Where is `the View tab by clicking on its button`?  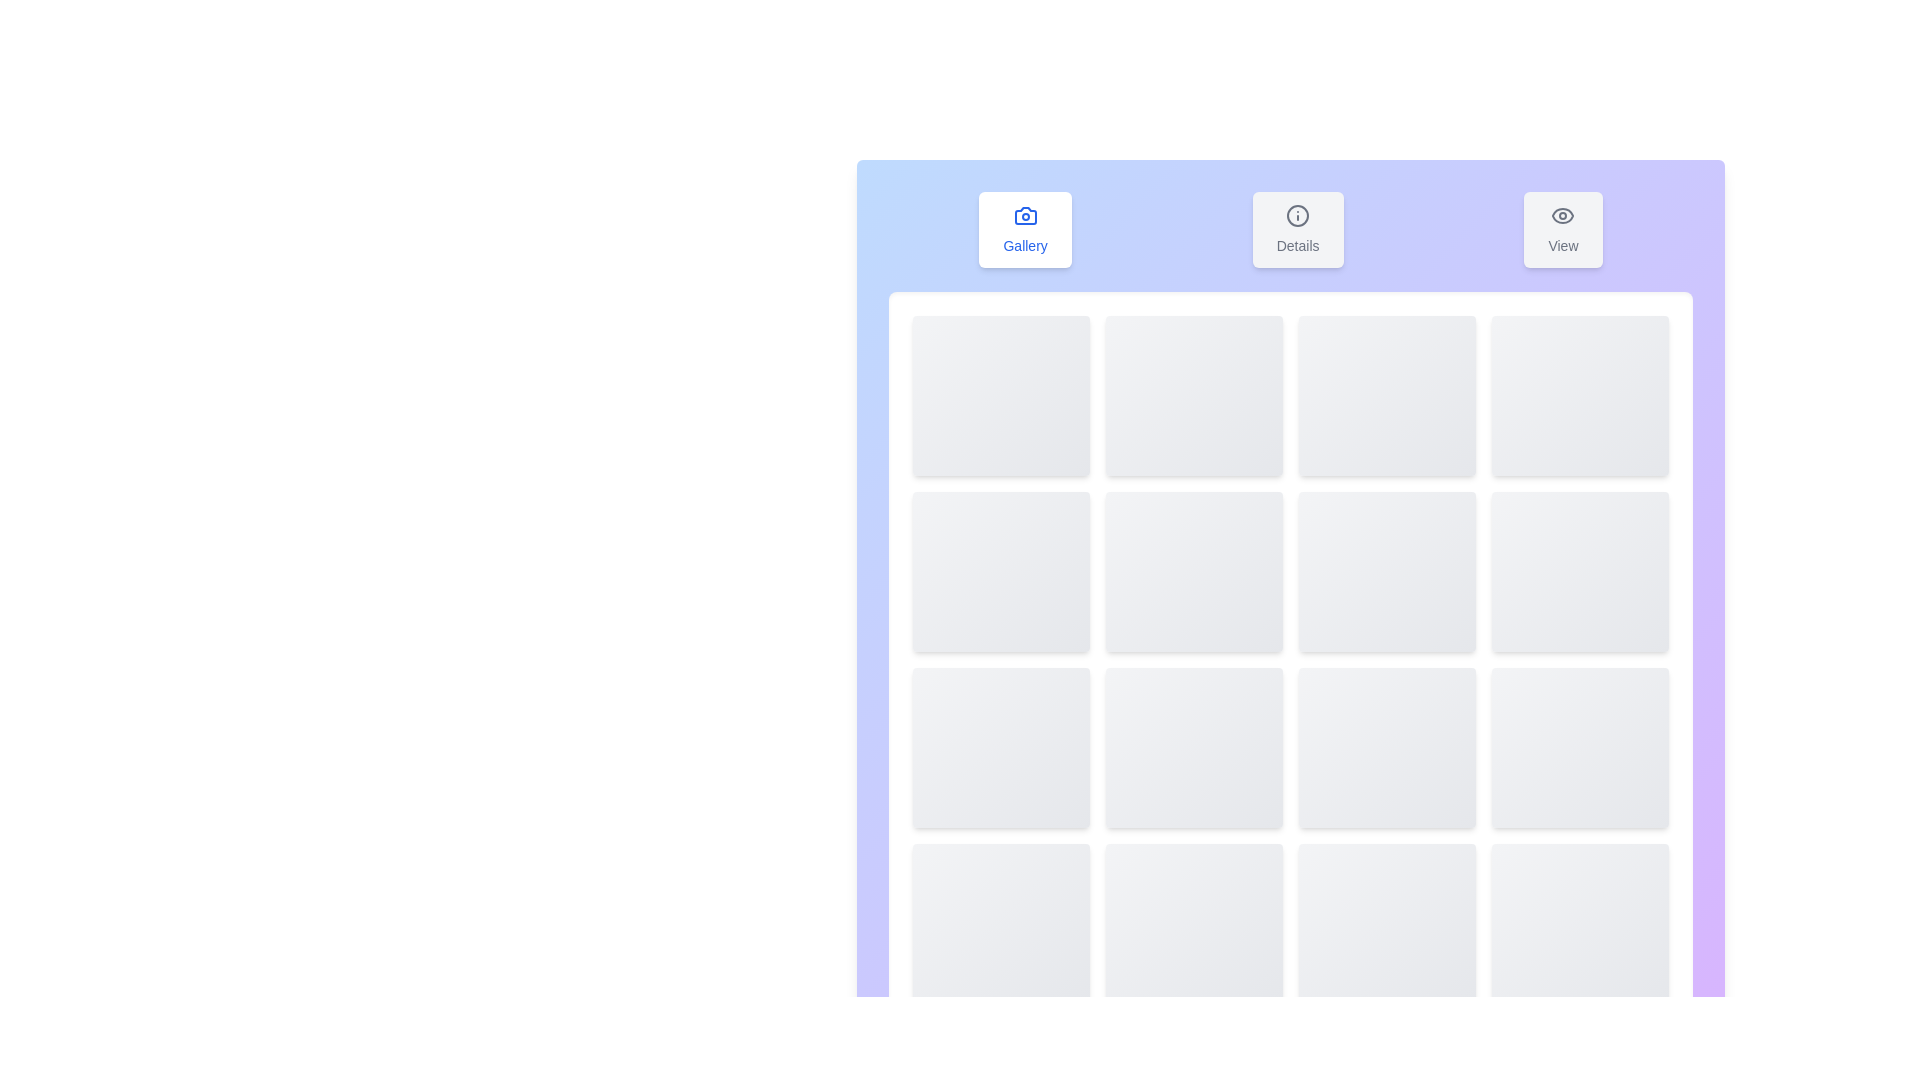
the View tab by clicking on its button is located at coordinates (1562, 229).